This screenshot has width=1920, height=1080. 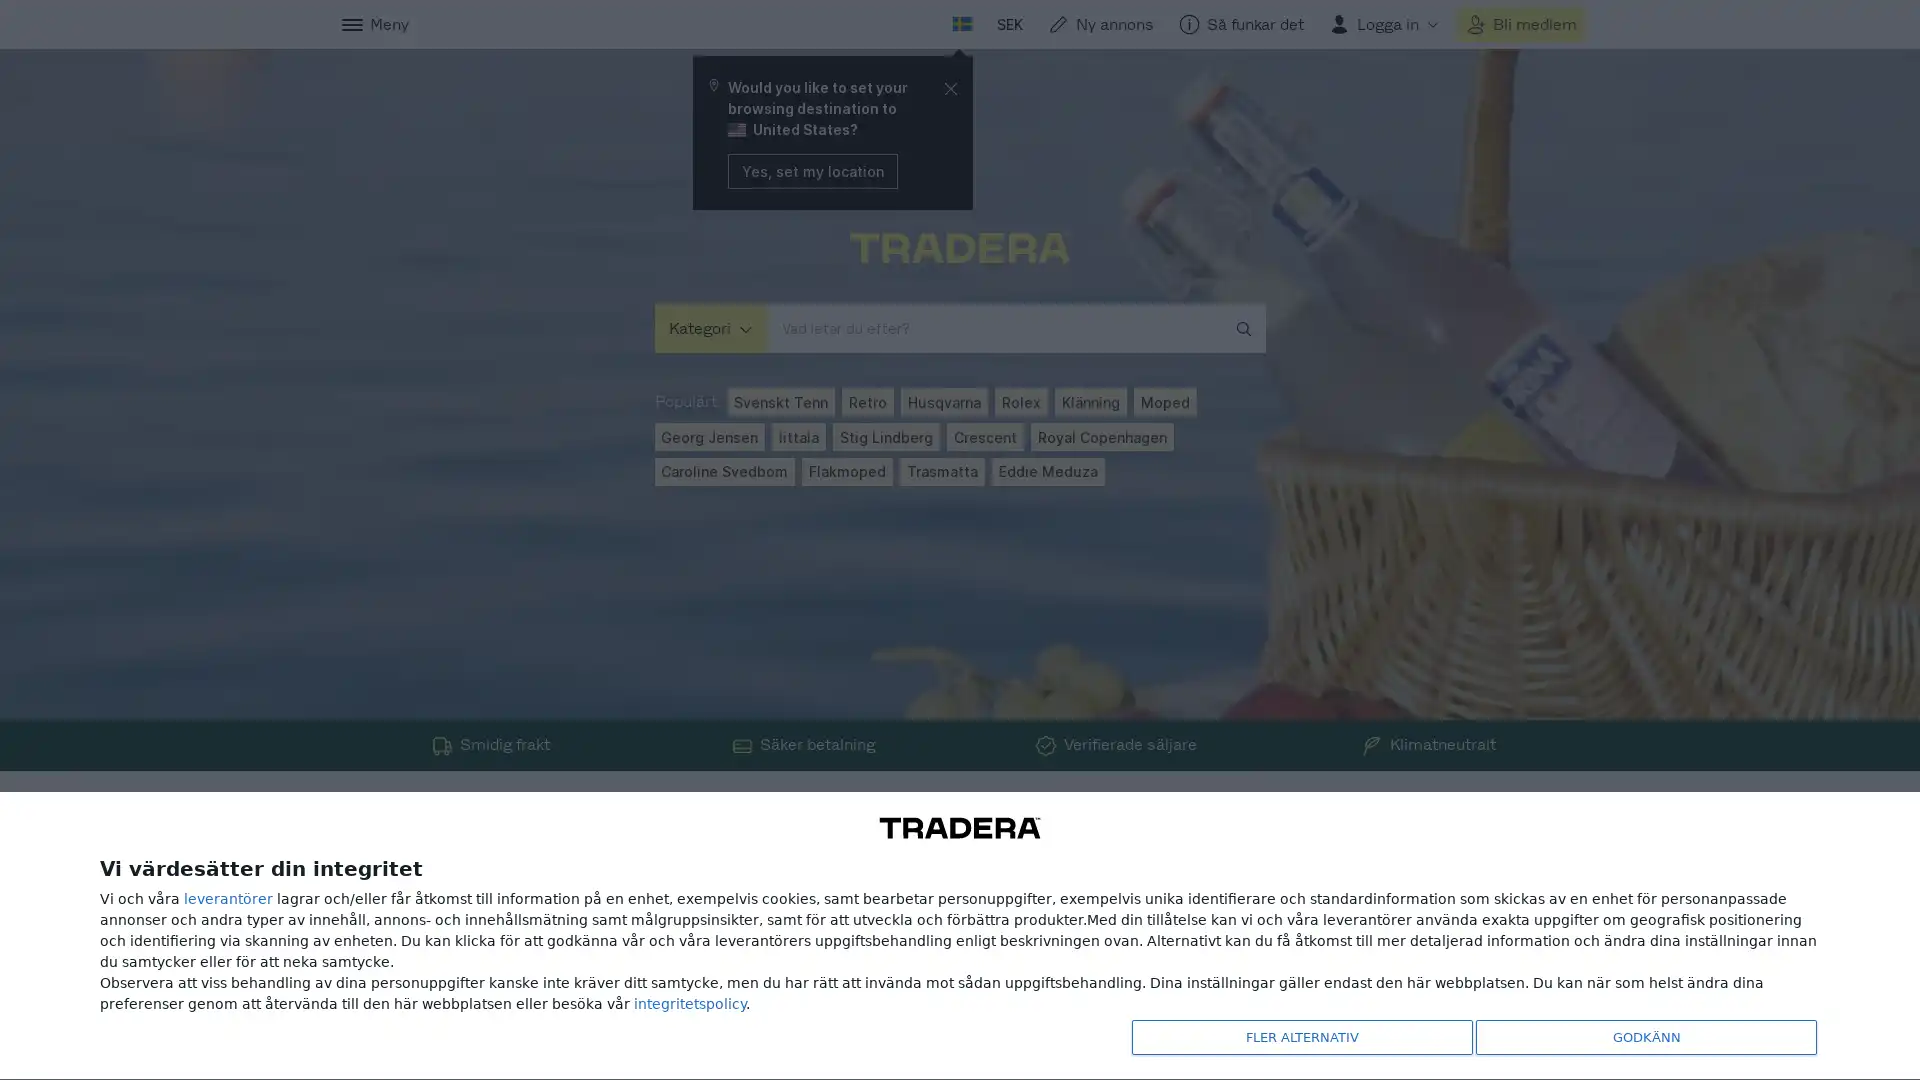 What do you see at coordinates (1296, 1034) in the screenshot?
I see `FLER ALTERNATIV` at bounding box center [1296, 1034].